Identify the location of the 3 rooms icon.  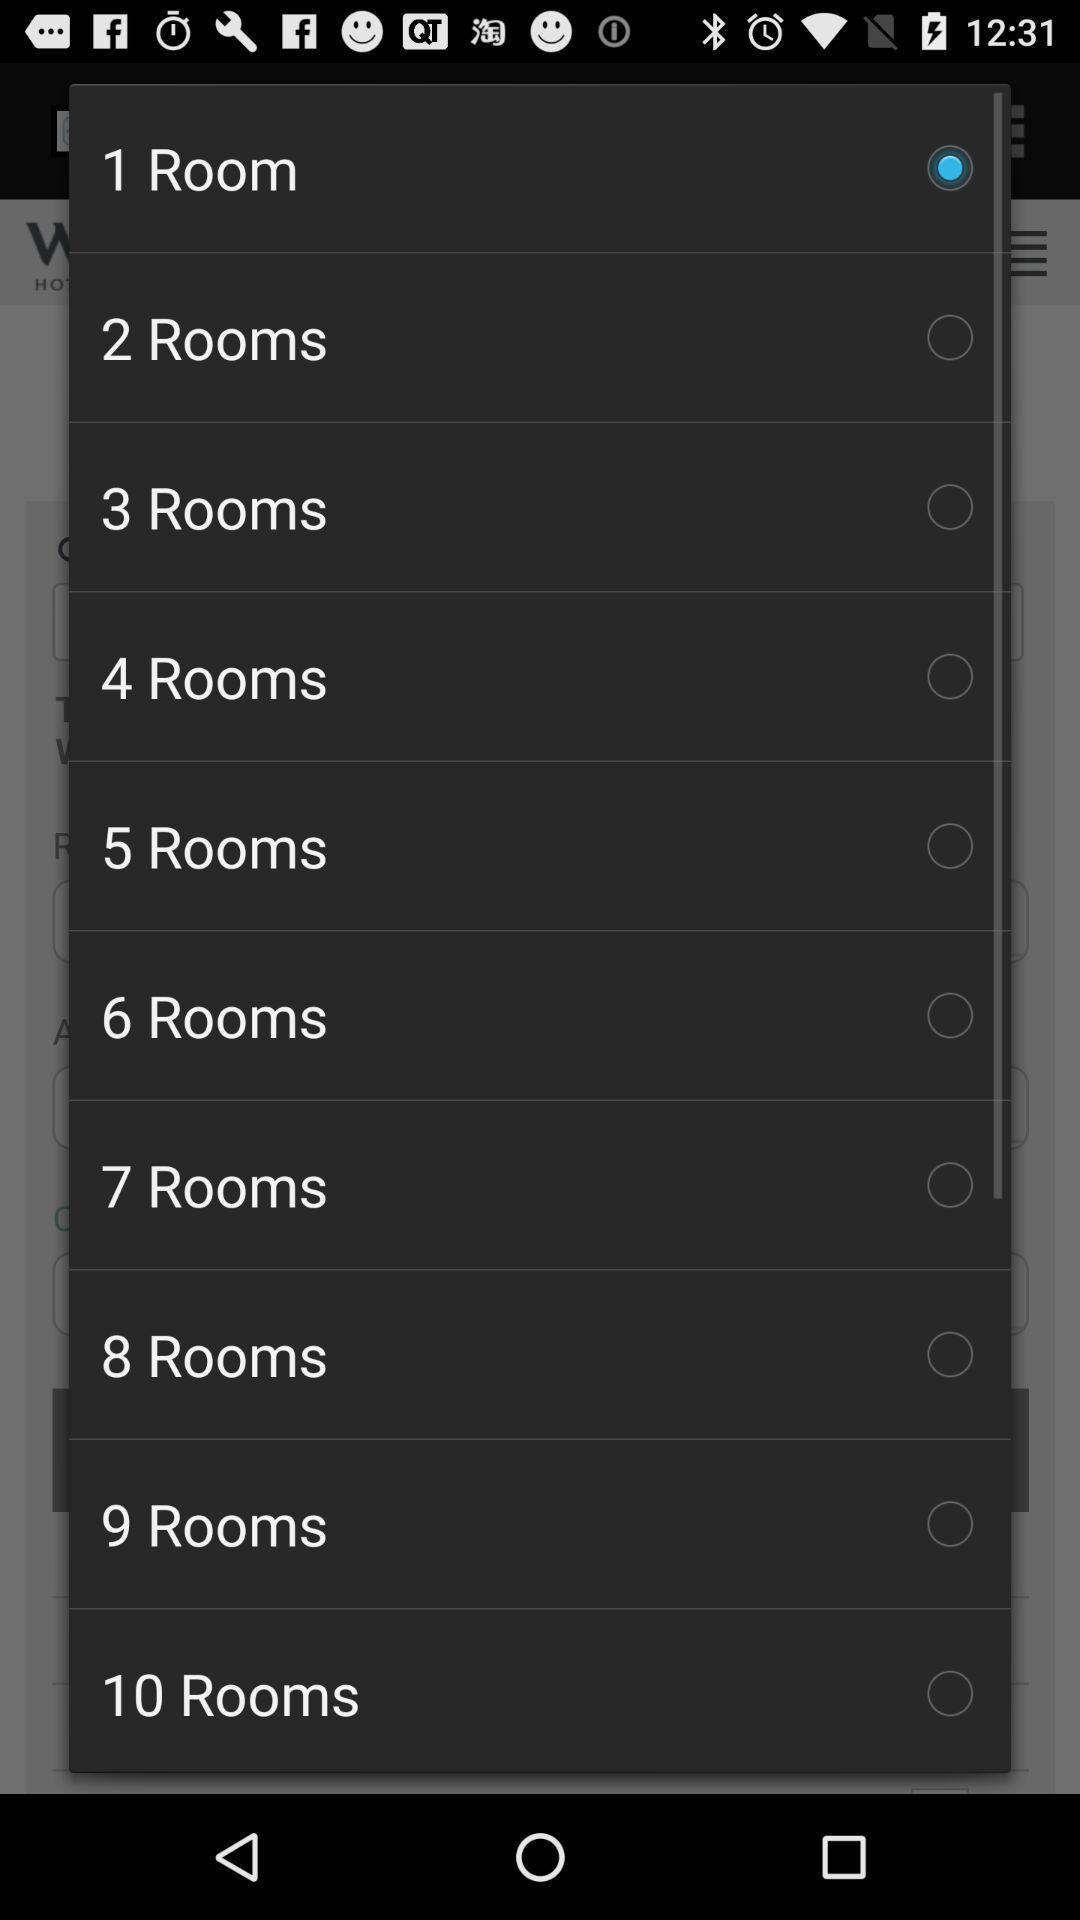
(540, 507).